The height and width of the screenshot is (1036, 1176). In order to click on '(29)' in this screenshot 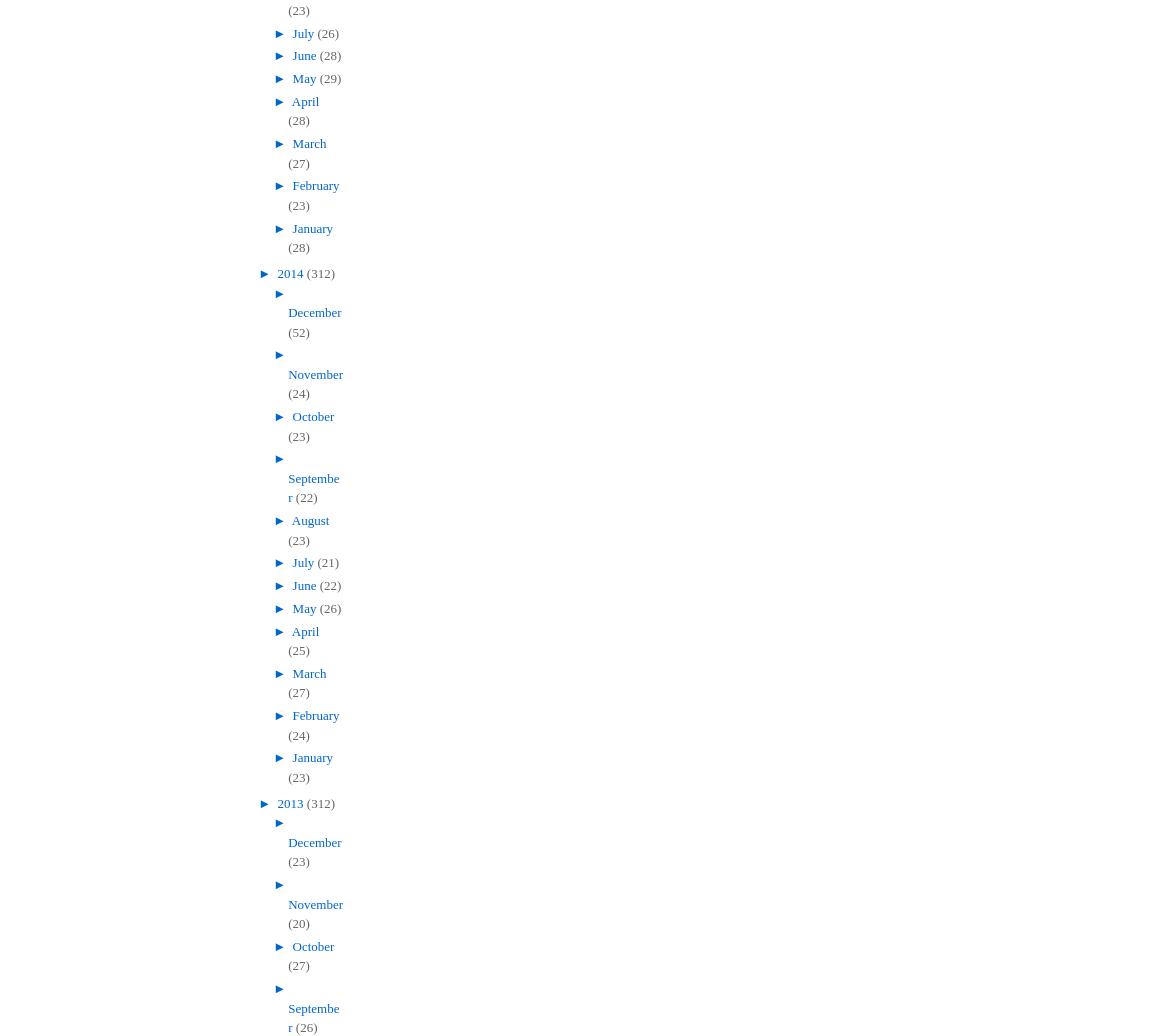, I will do `click(329, 78)`.